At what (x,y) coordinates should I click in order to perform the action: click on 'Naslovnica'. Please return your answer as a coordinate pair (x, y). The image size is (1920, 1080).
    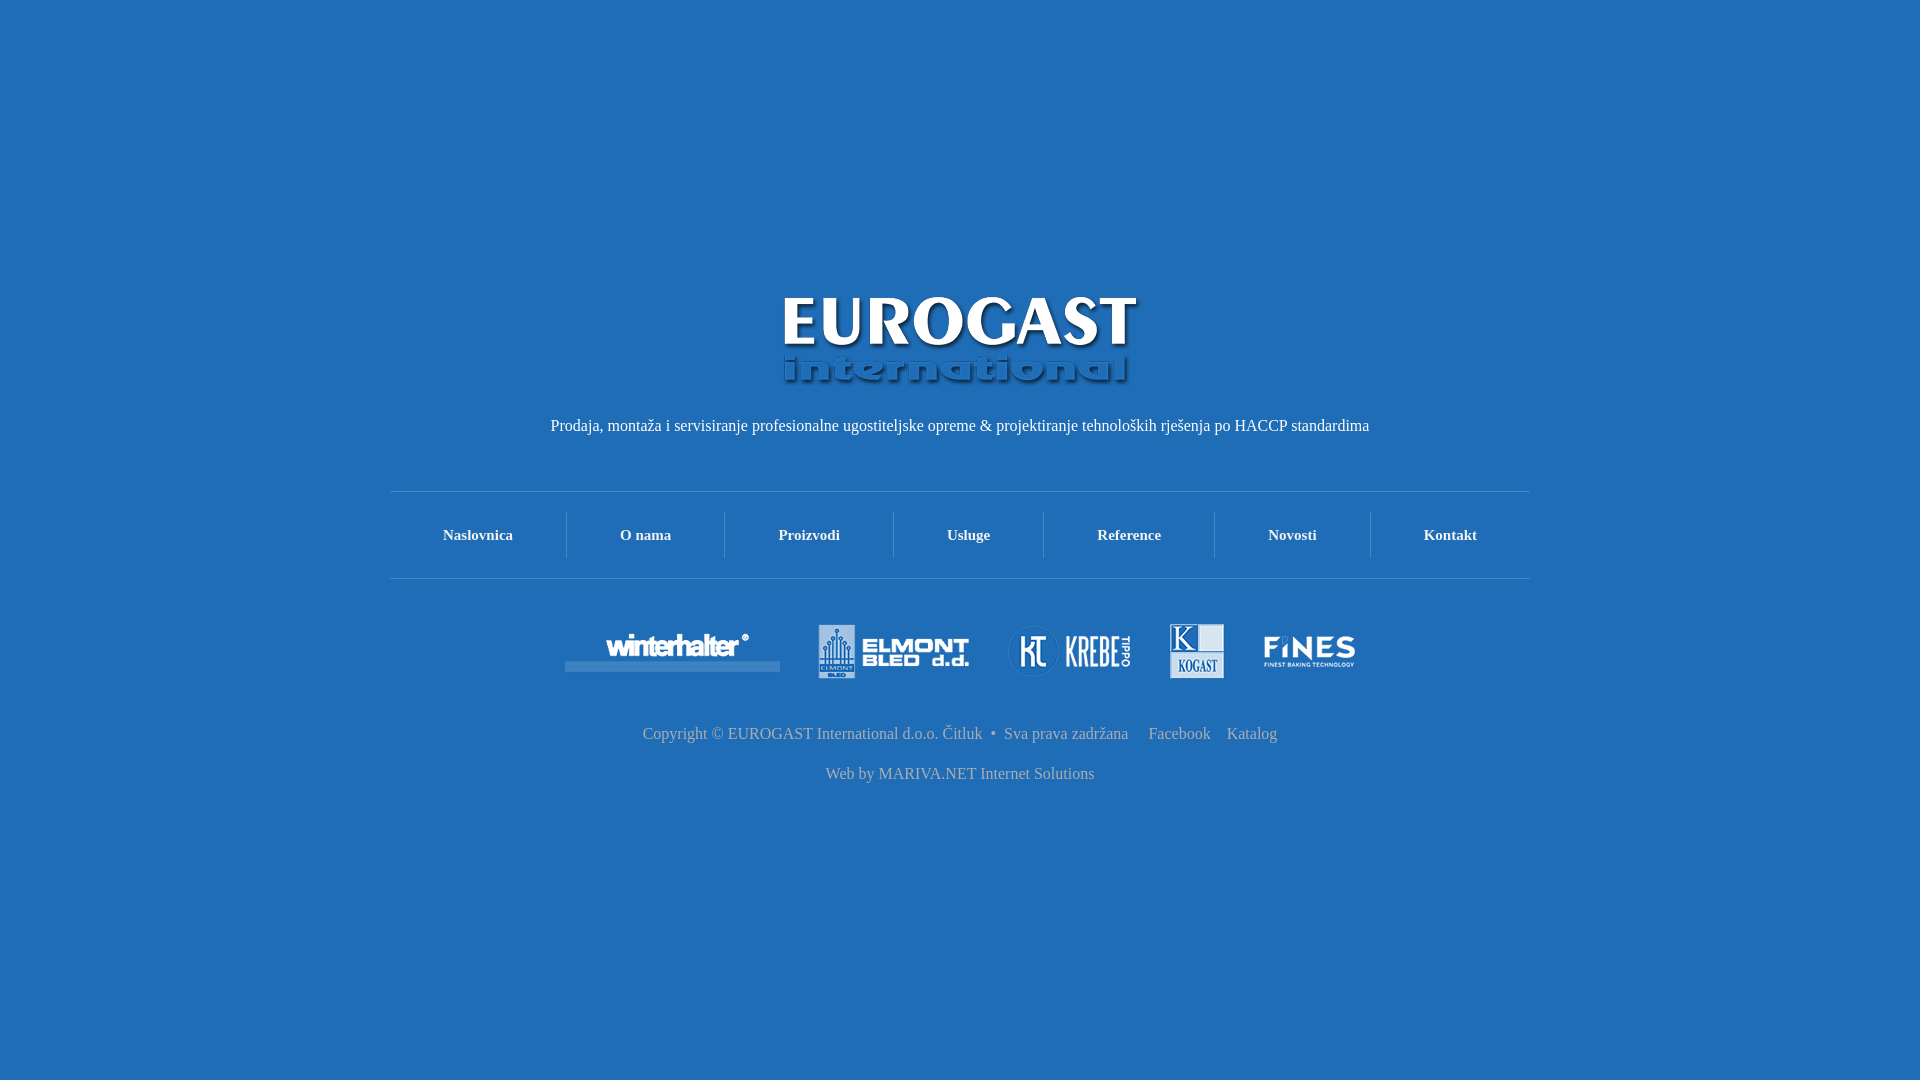
    Looking at the image, I should click on (389, 534).